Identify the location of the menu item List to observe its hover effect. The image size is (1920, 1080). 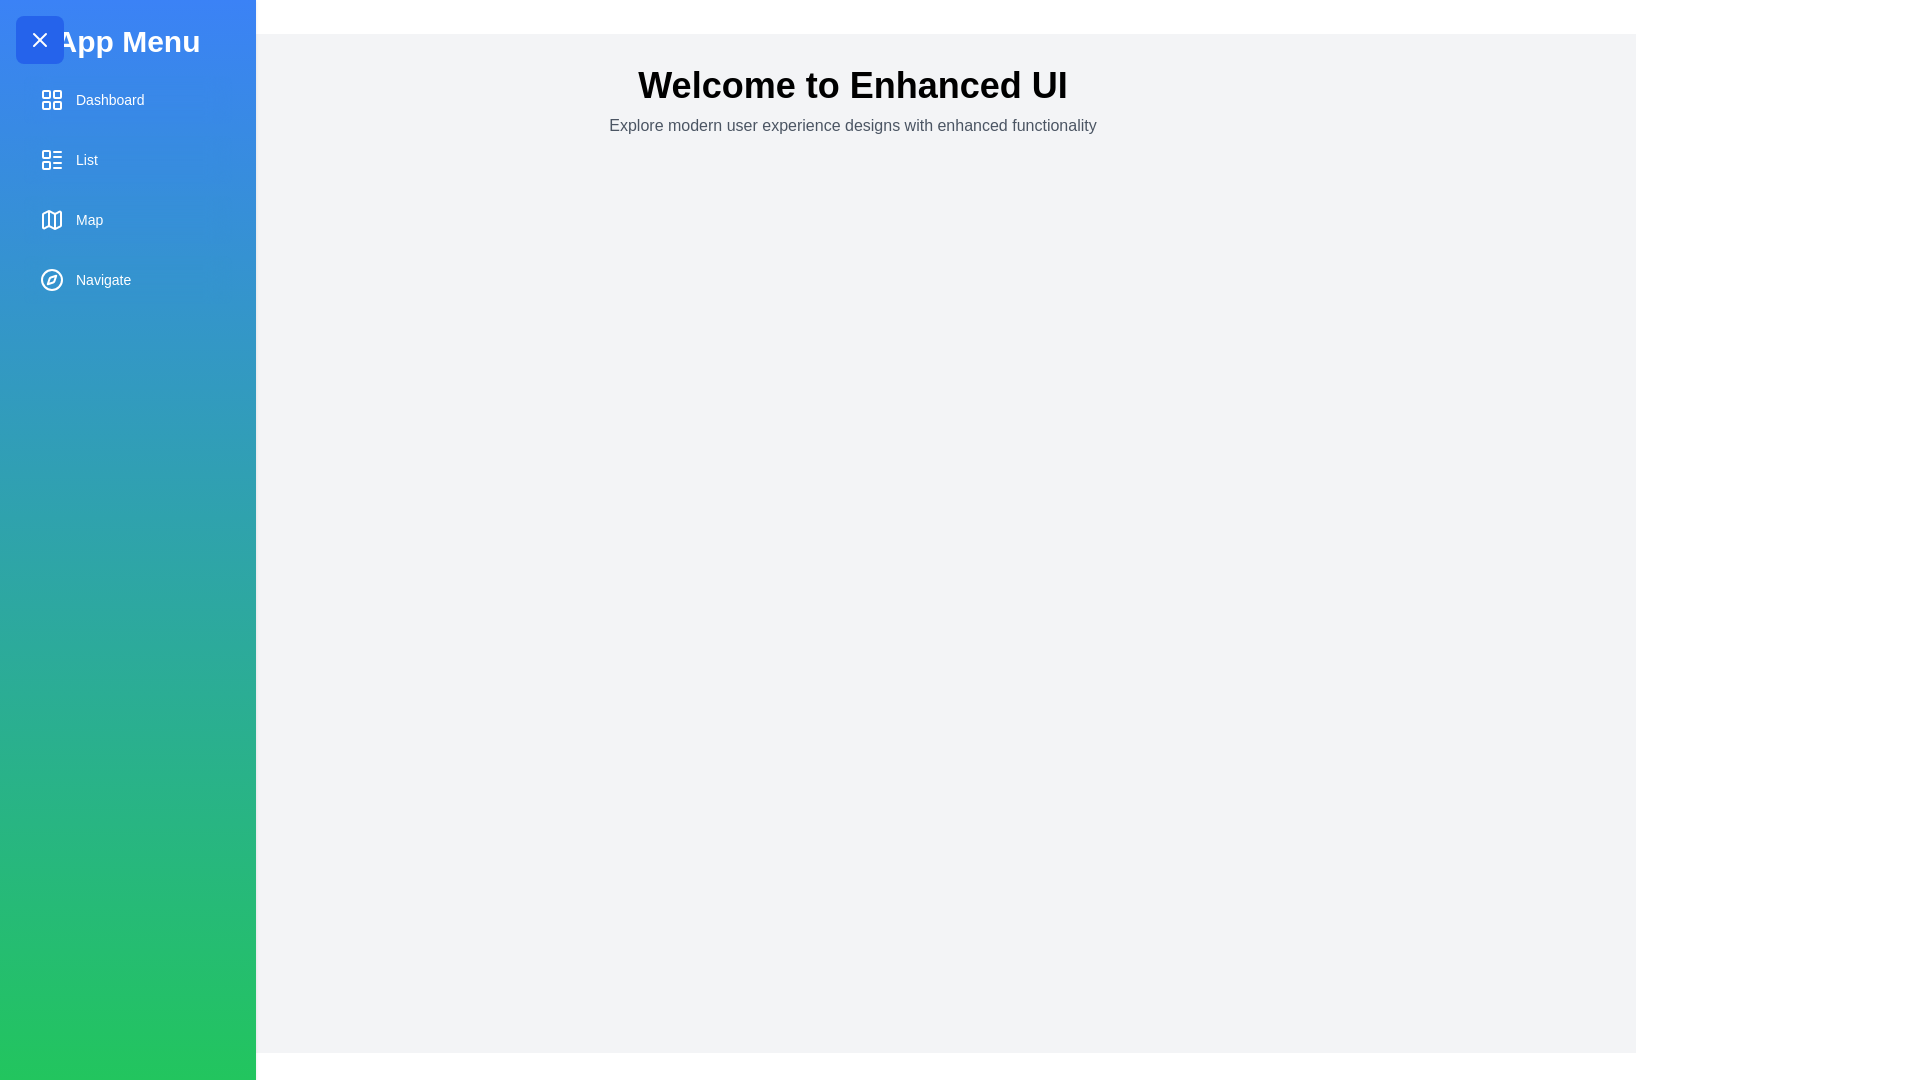
(127, 158).